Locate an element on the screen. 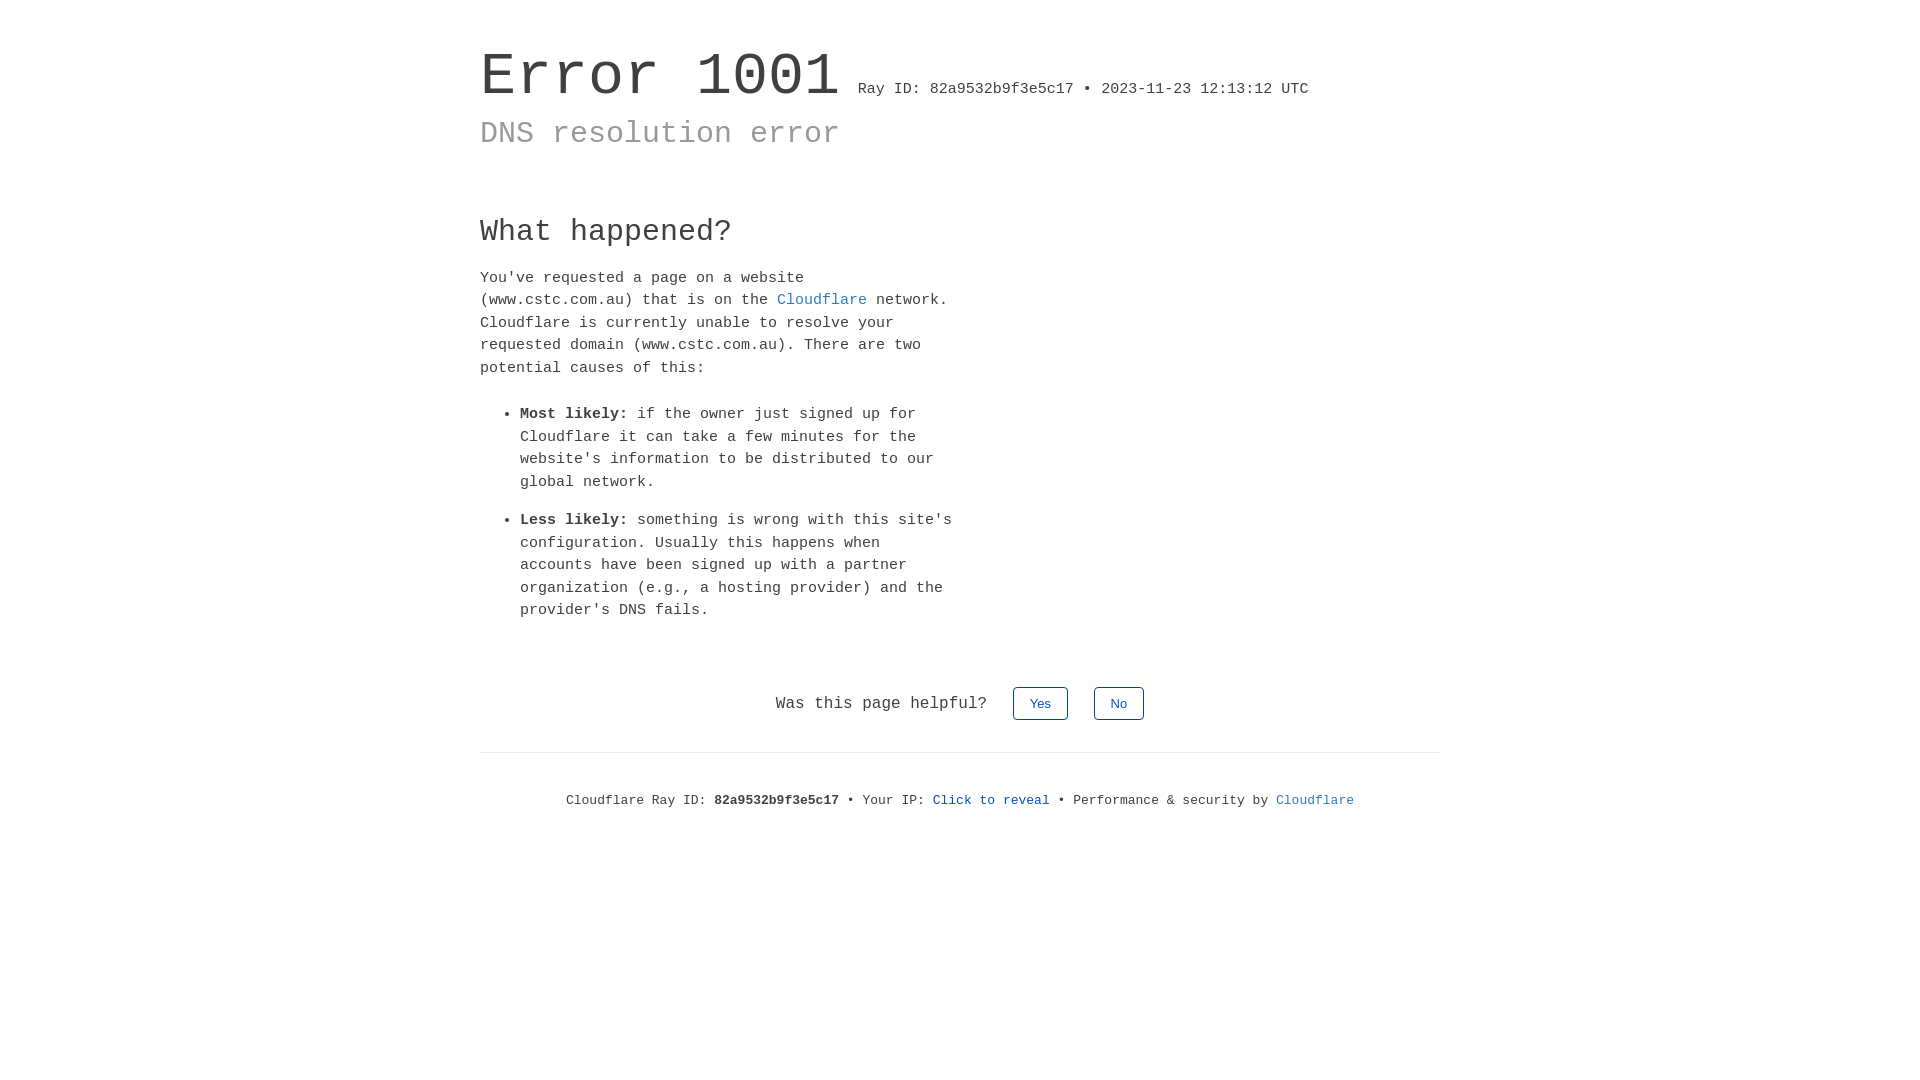 The image size is (1920, 1080). 'Cloudflare' is located at coordinates (821, 300).